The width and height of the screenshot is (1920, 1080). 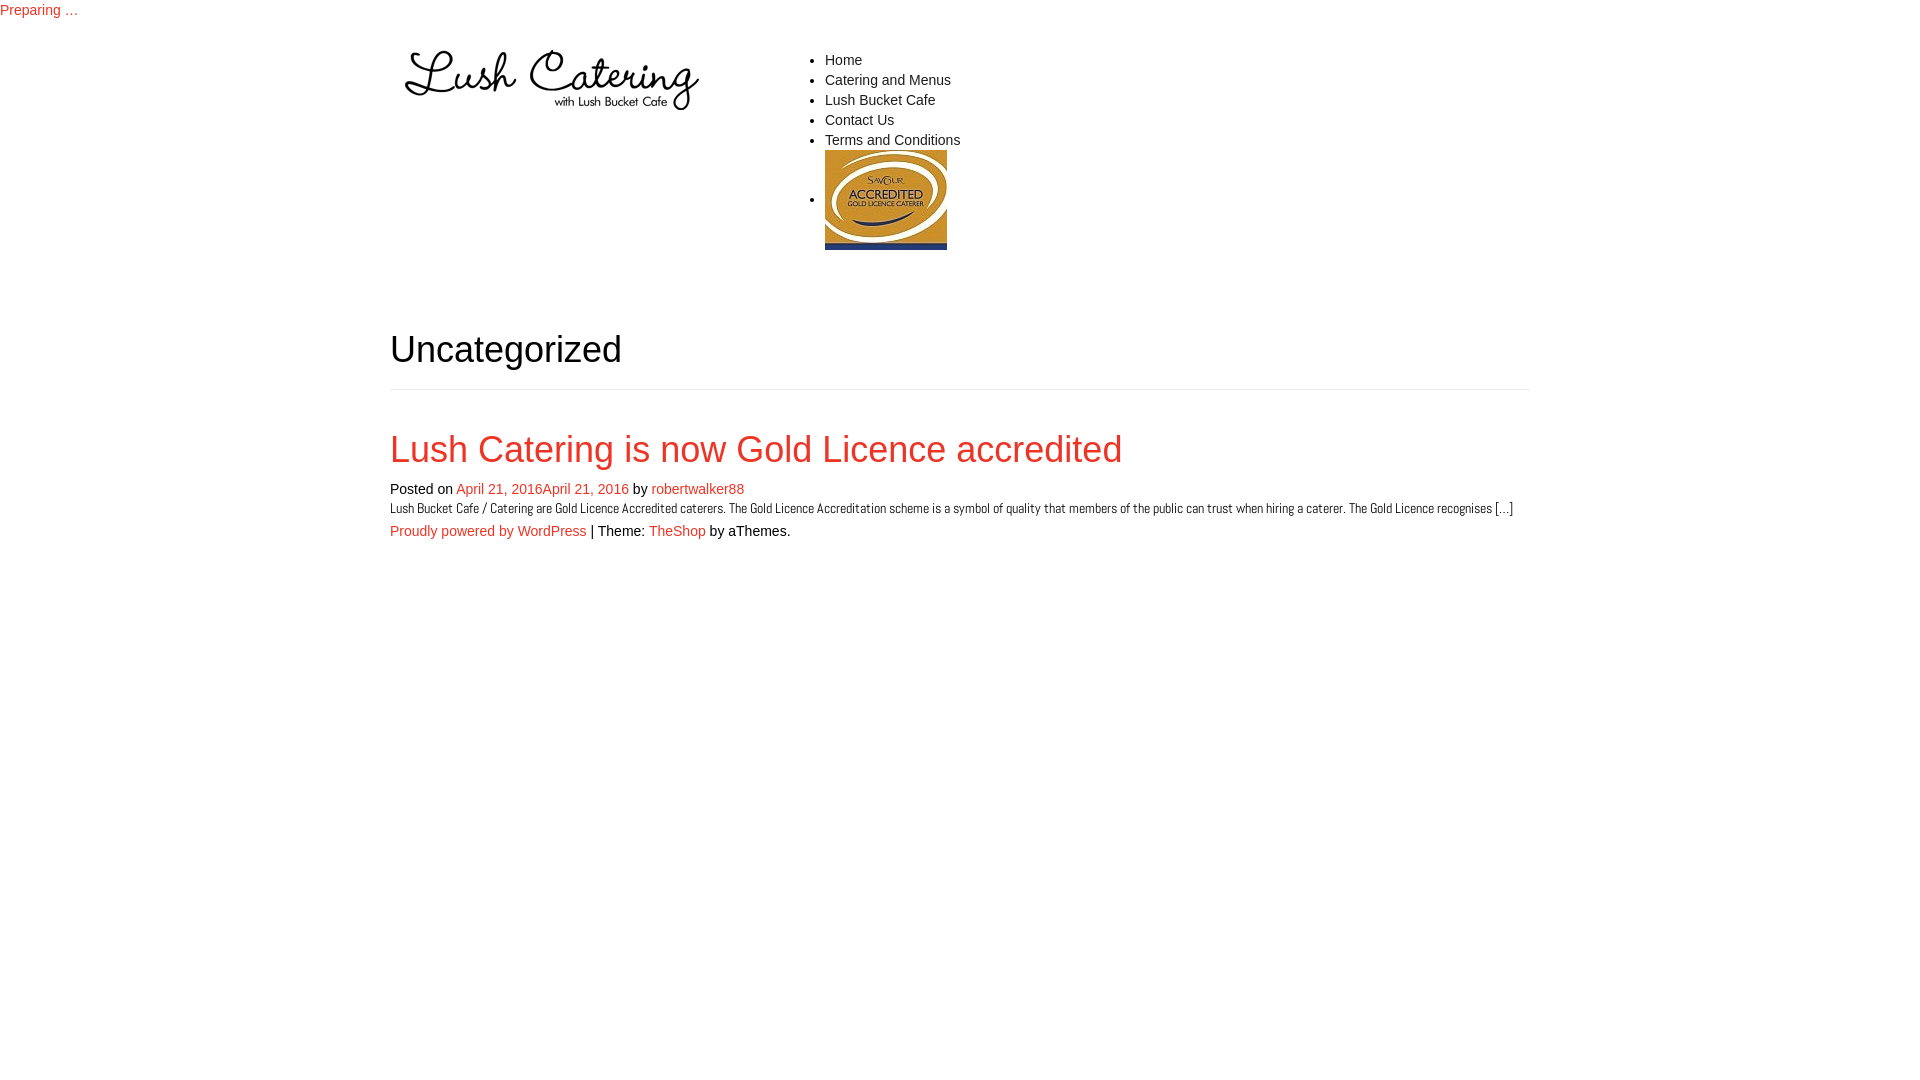 I want to click on 'Lush Catering - with Lush Bucket Cafe', so click(x=552, y=77).